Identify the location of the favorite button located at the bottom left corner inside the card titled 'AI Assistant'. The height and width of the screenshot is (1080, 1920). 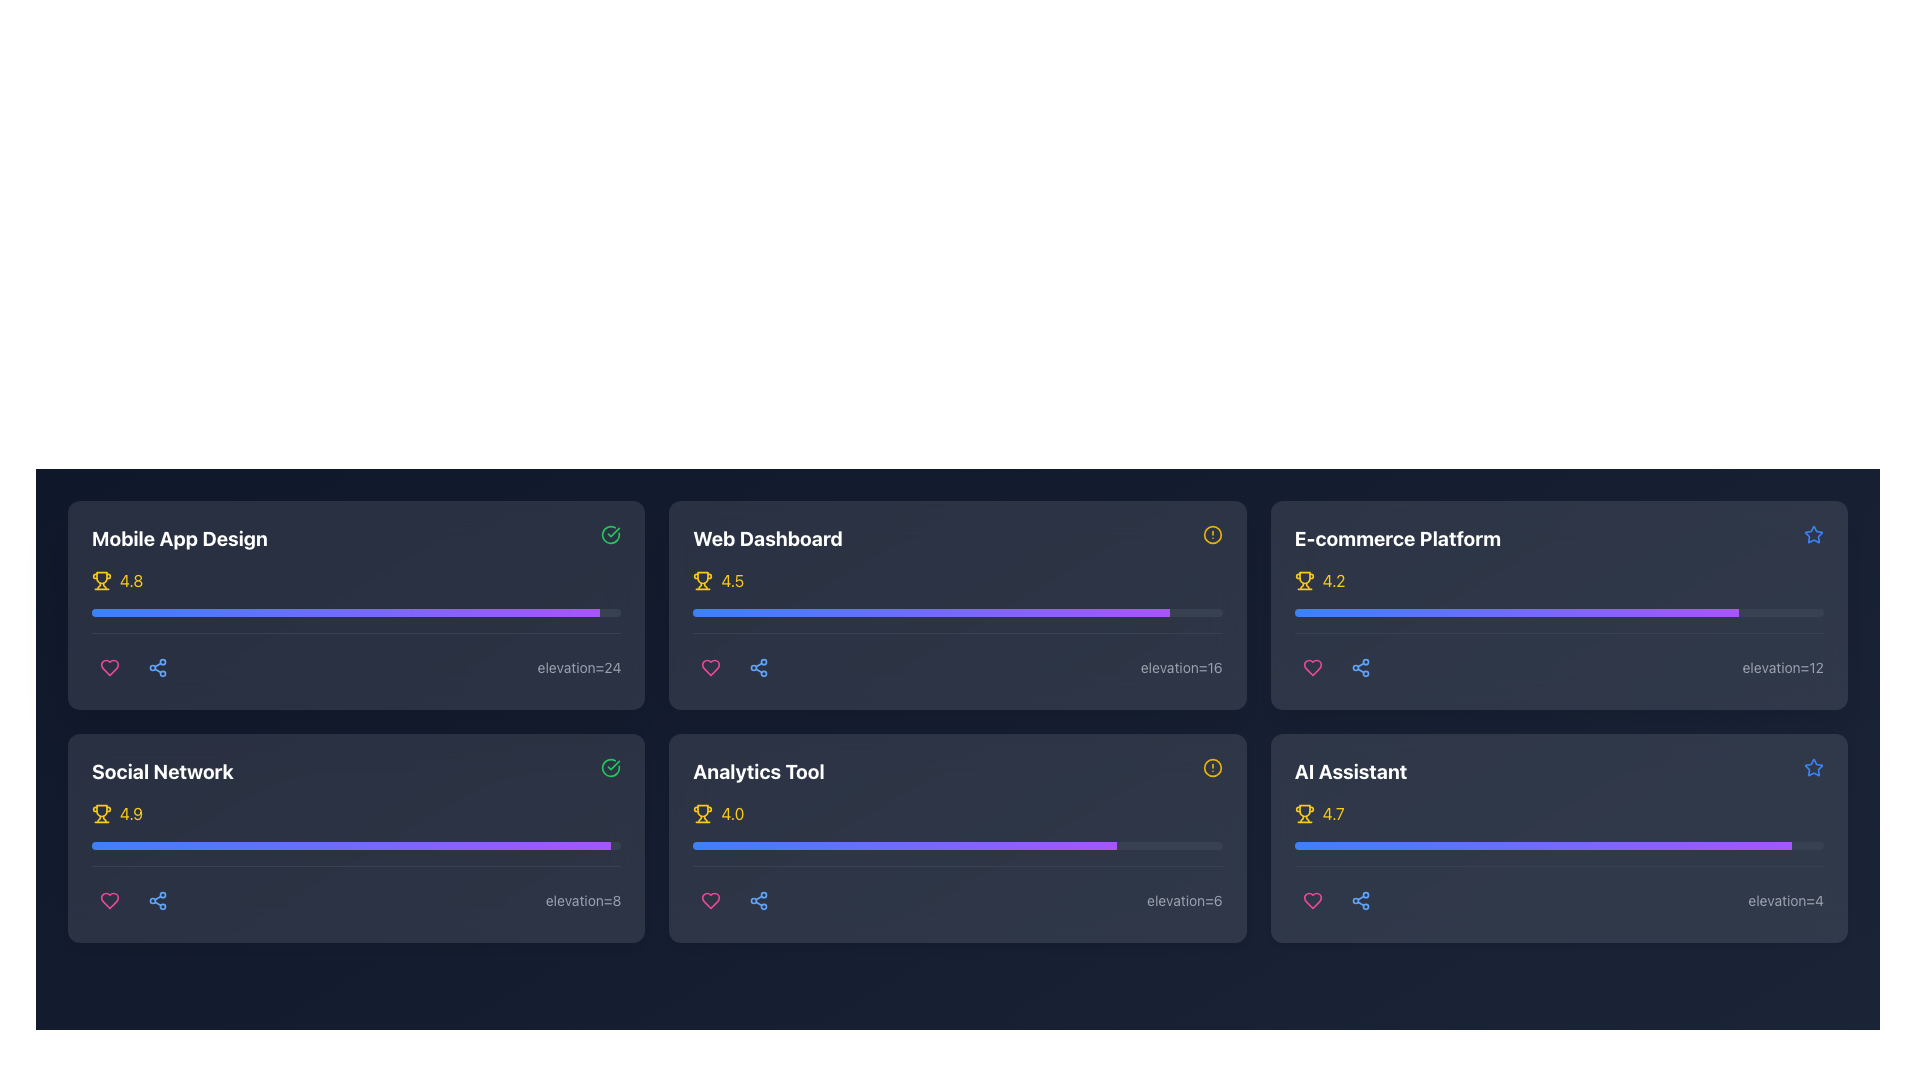
(1312, 901).